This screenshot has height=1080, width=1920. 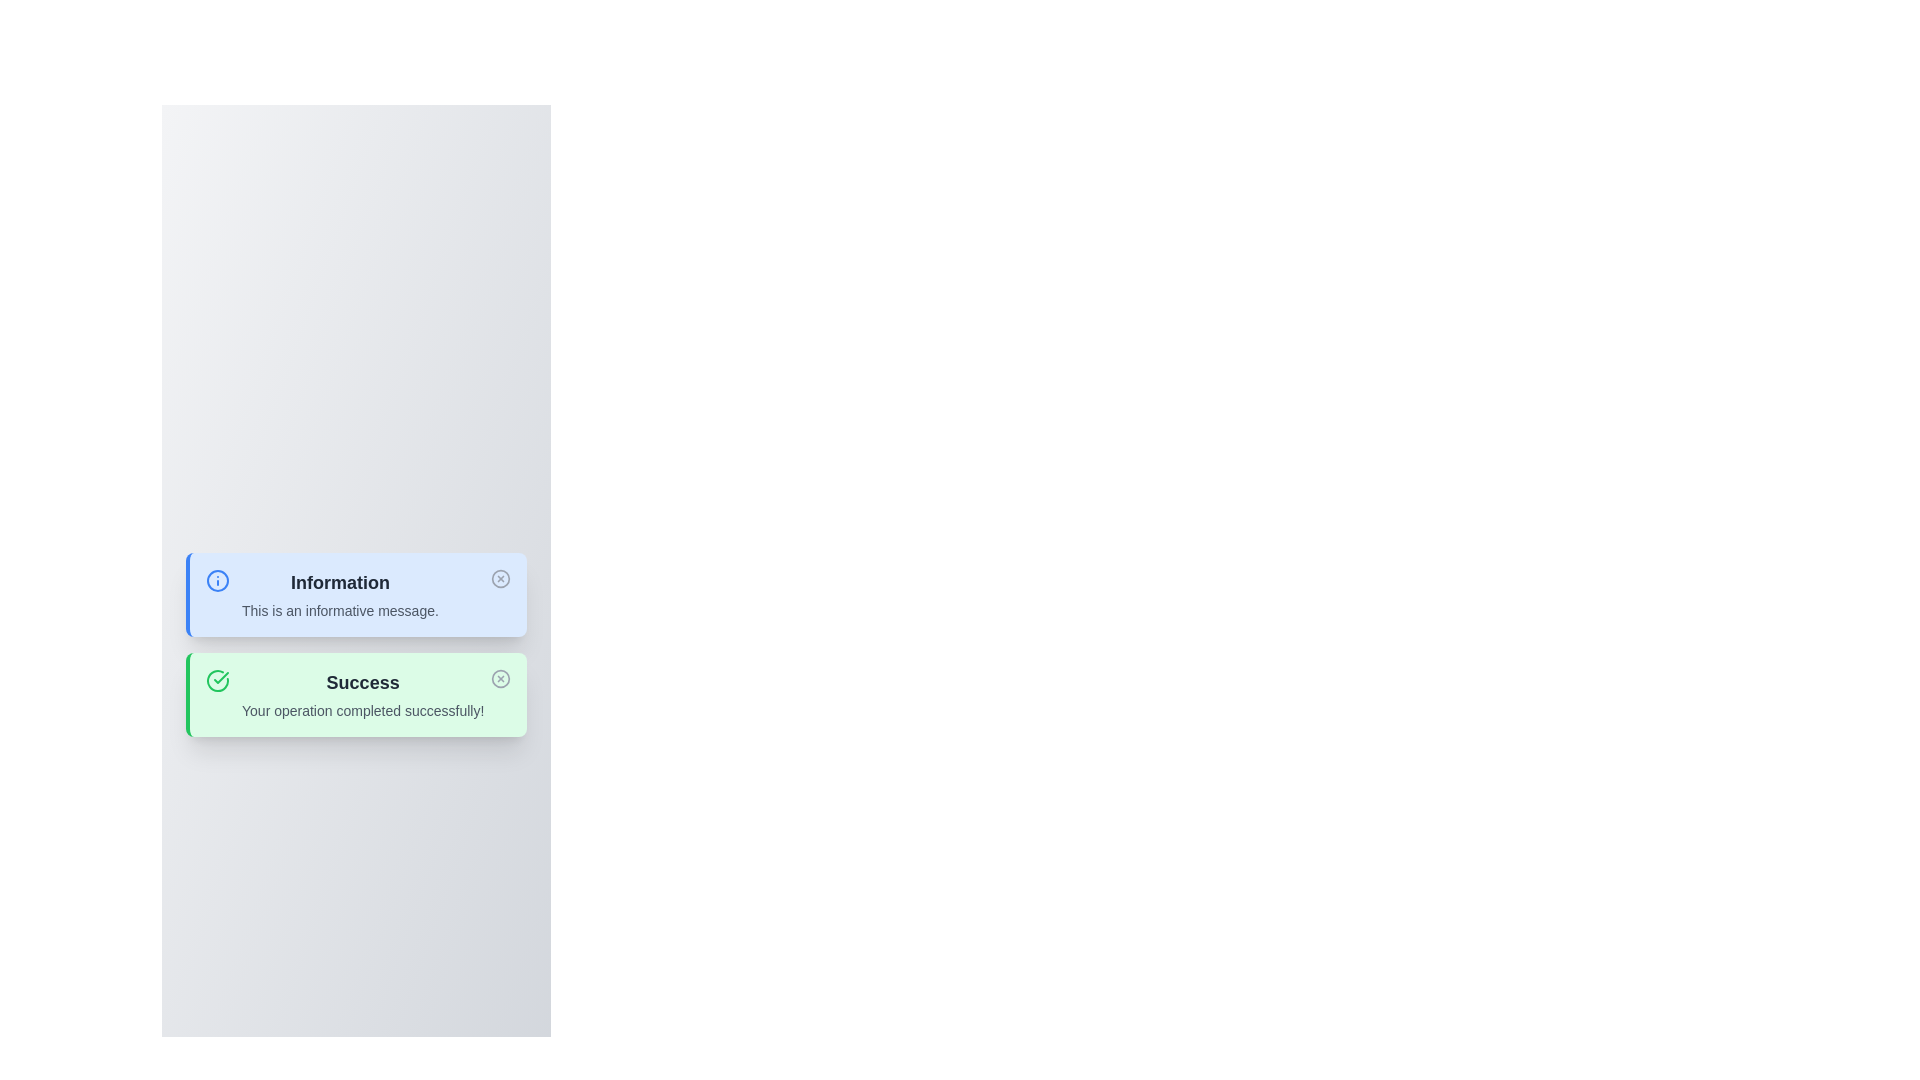 What do you see at coordinates (356, 593) in the screenshot?
I see `the notification titled 'Information' to observe the hover effect` at bounding box center [356, 593].